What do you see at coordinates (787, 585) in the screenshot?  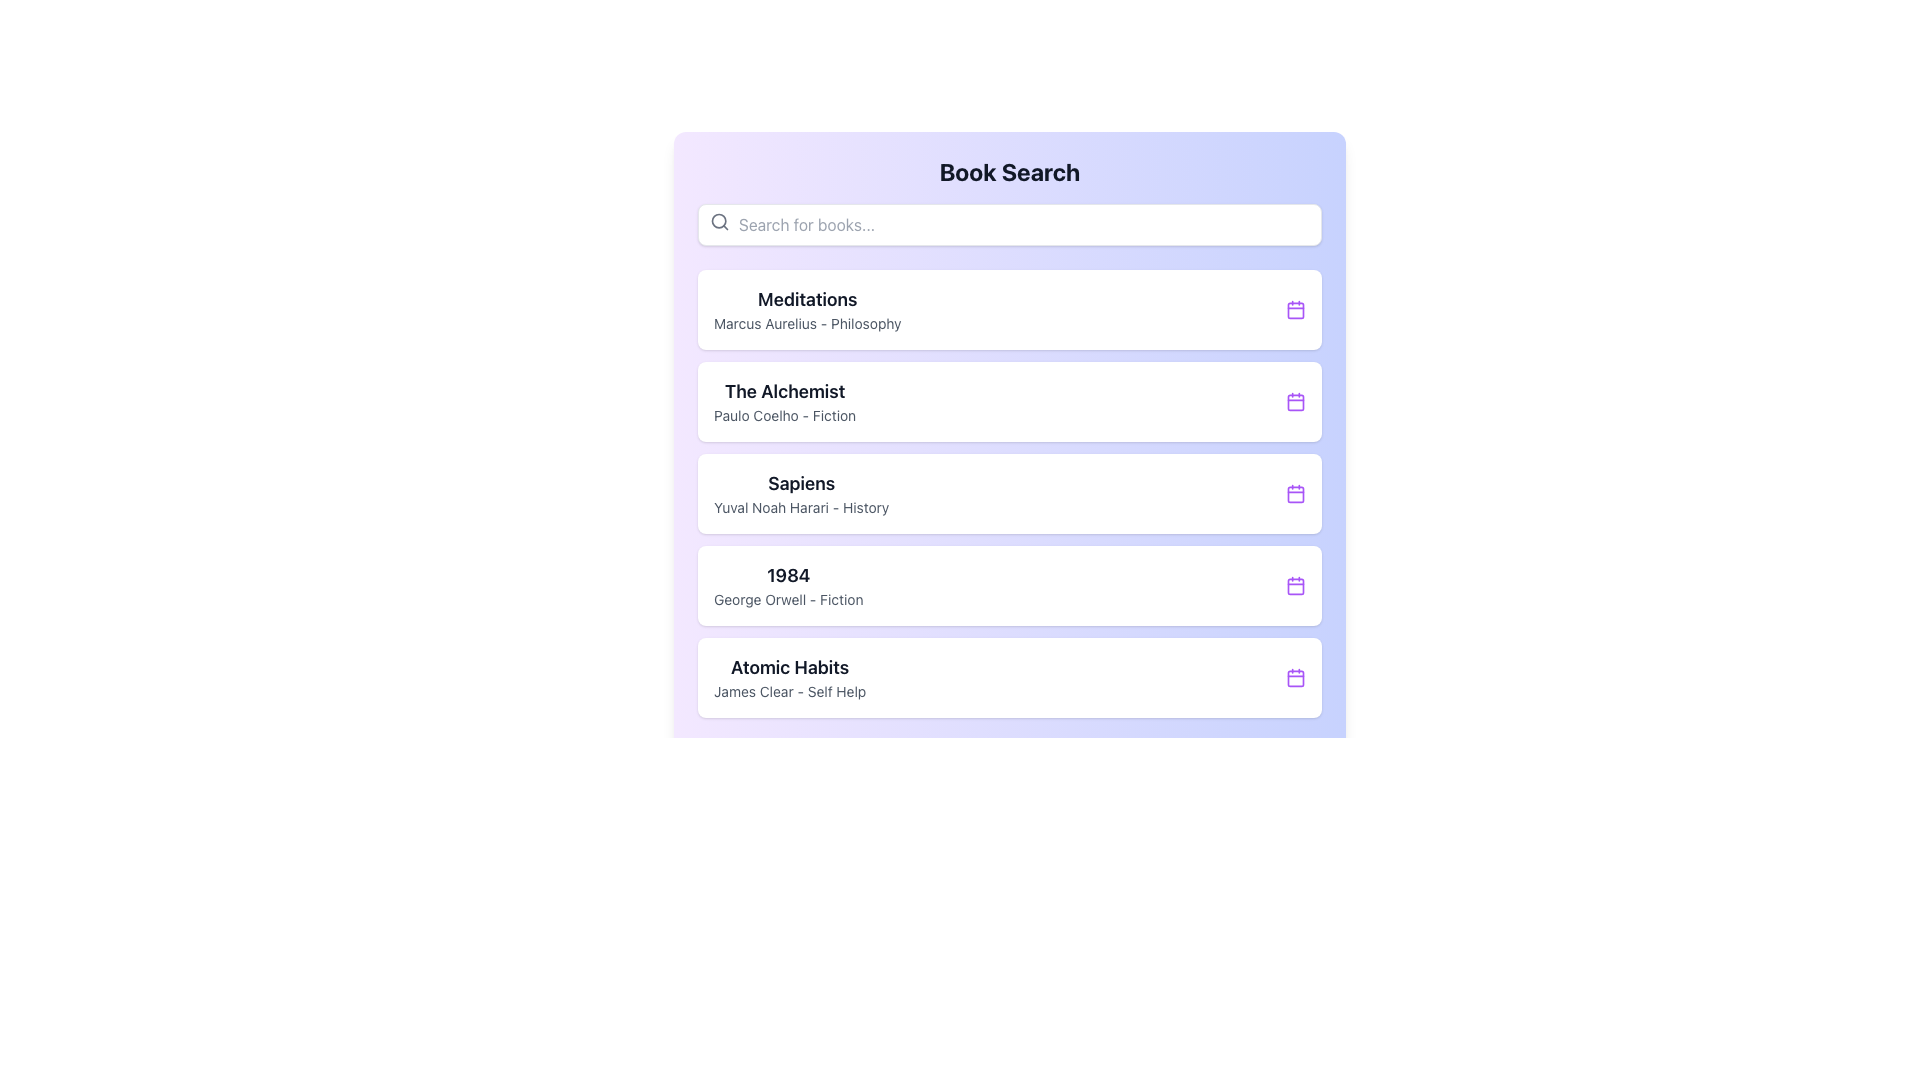 I see `the Text Element displaying '1984' by George Orwell, which is the fourth entry in a vertically stacked list within a card-style layout` at bounding box center [787, 585].